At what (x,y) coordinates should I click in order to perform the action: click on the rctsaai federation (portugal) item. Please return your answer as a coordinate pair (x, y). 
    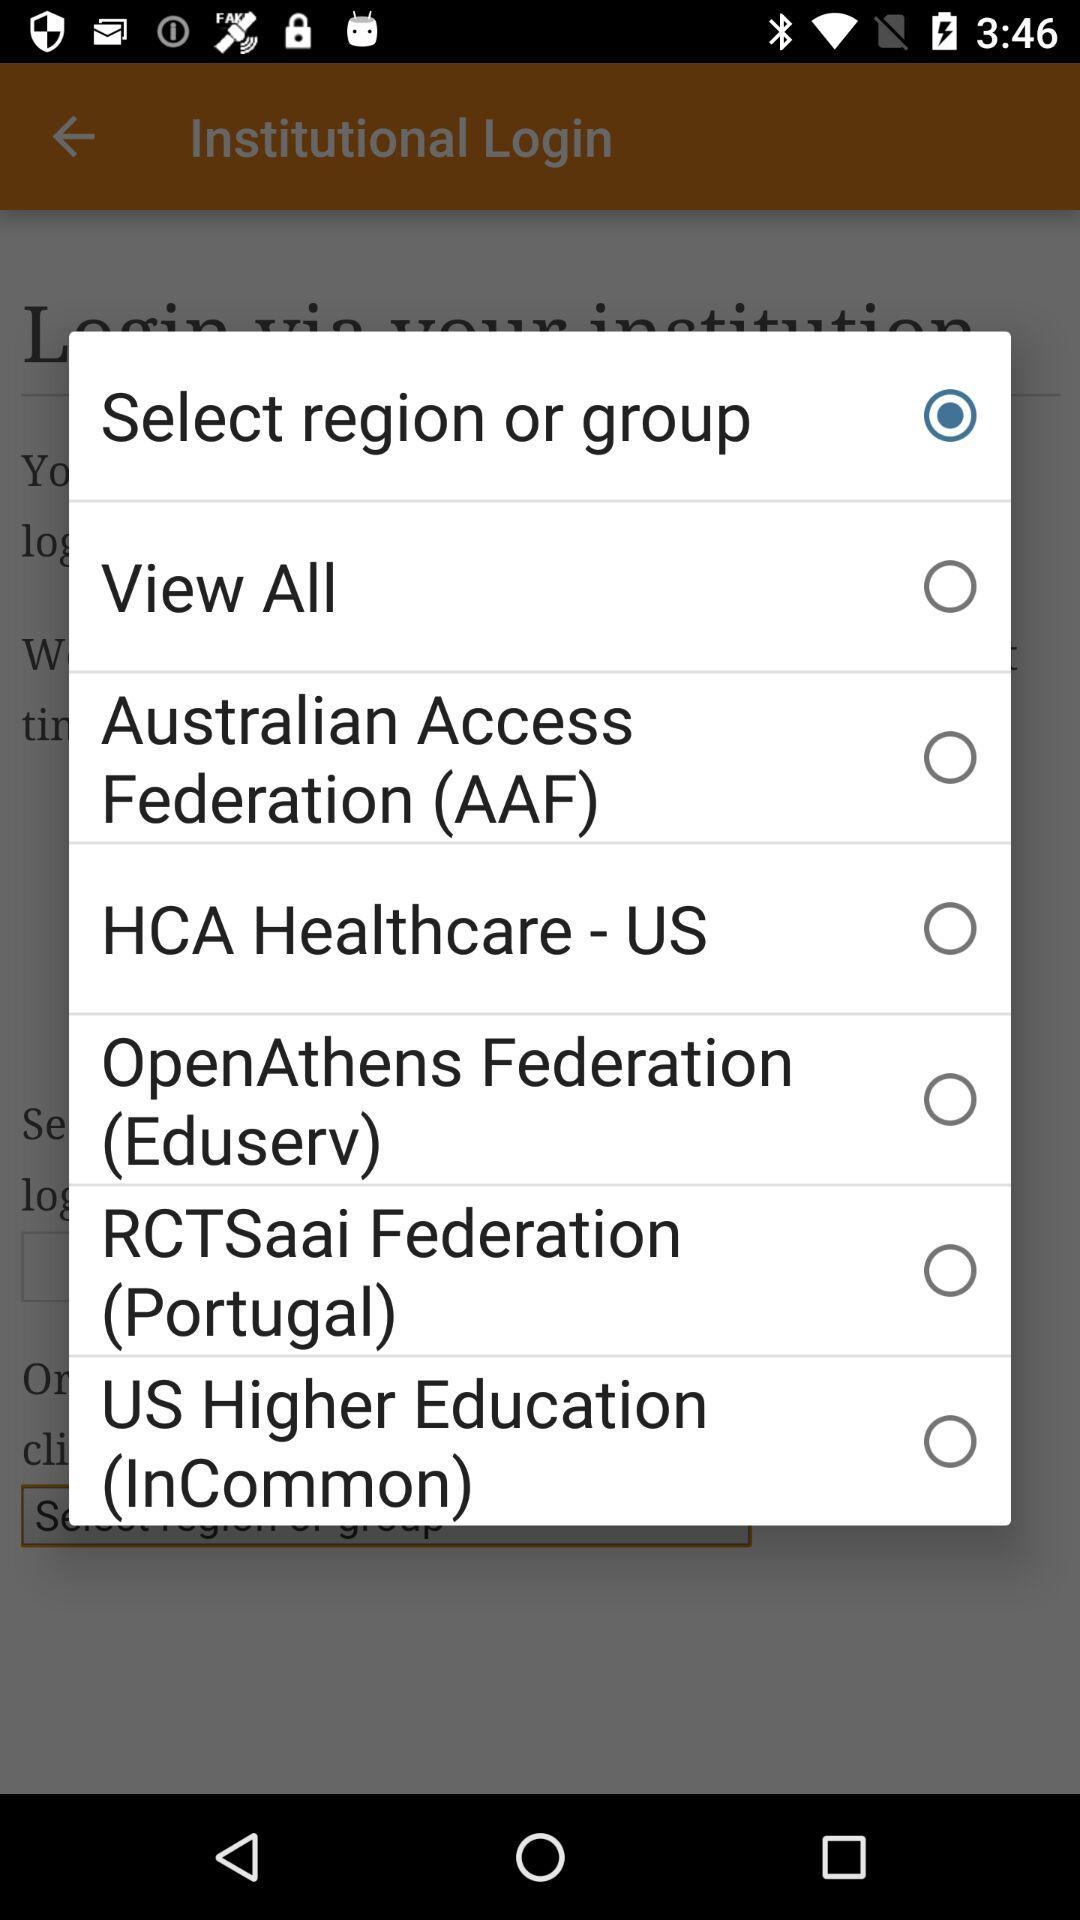
    Looking at the image, I should click on (540, 1269).